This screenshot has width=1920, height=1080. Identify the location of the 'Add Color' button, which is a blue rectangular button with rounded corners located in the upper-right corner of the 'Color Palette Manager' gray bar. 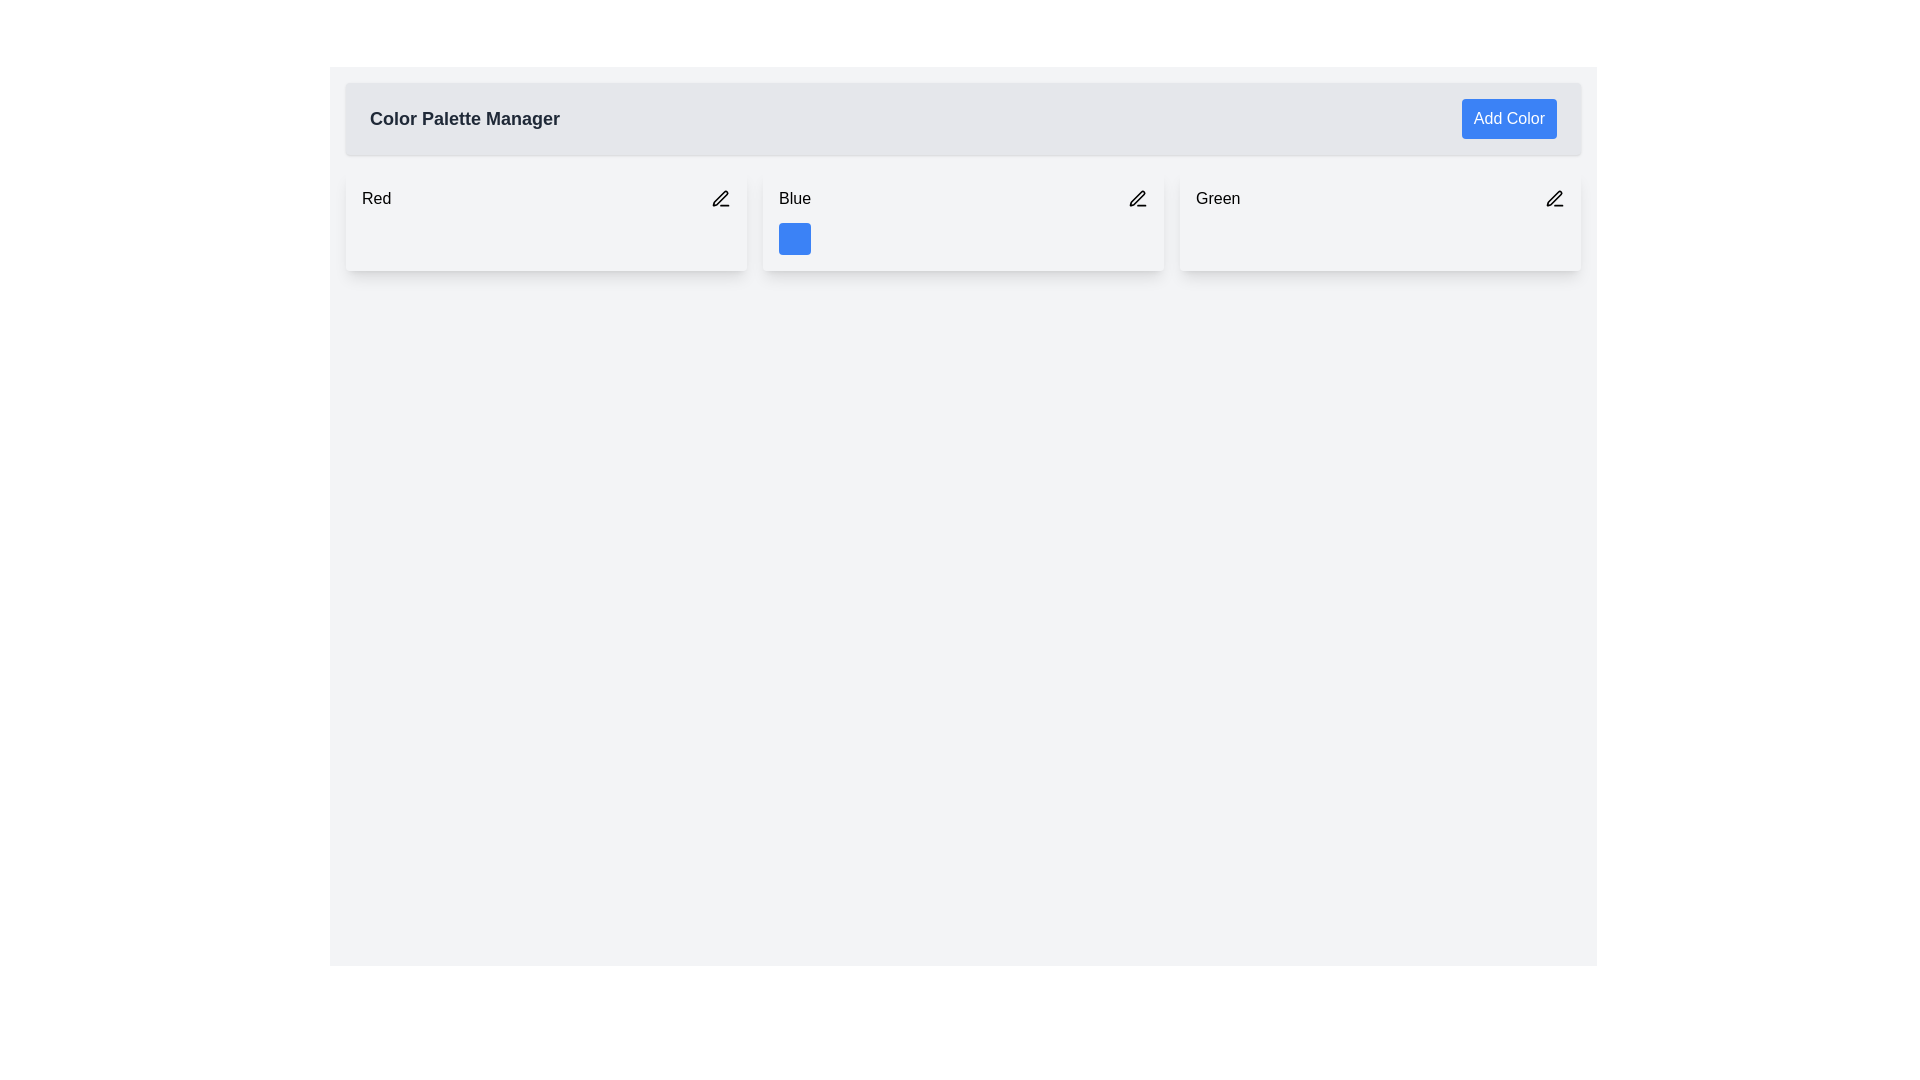
(1509, 119).